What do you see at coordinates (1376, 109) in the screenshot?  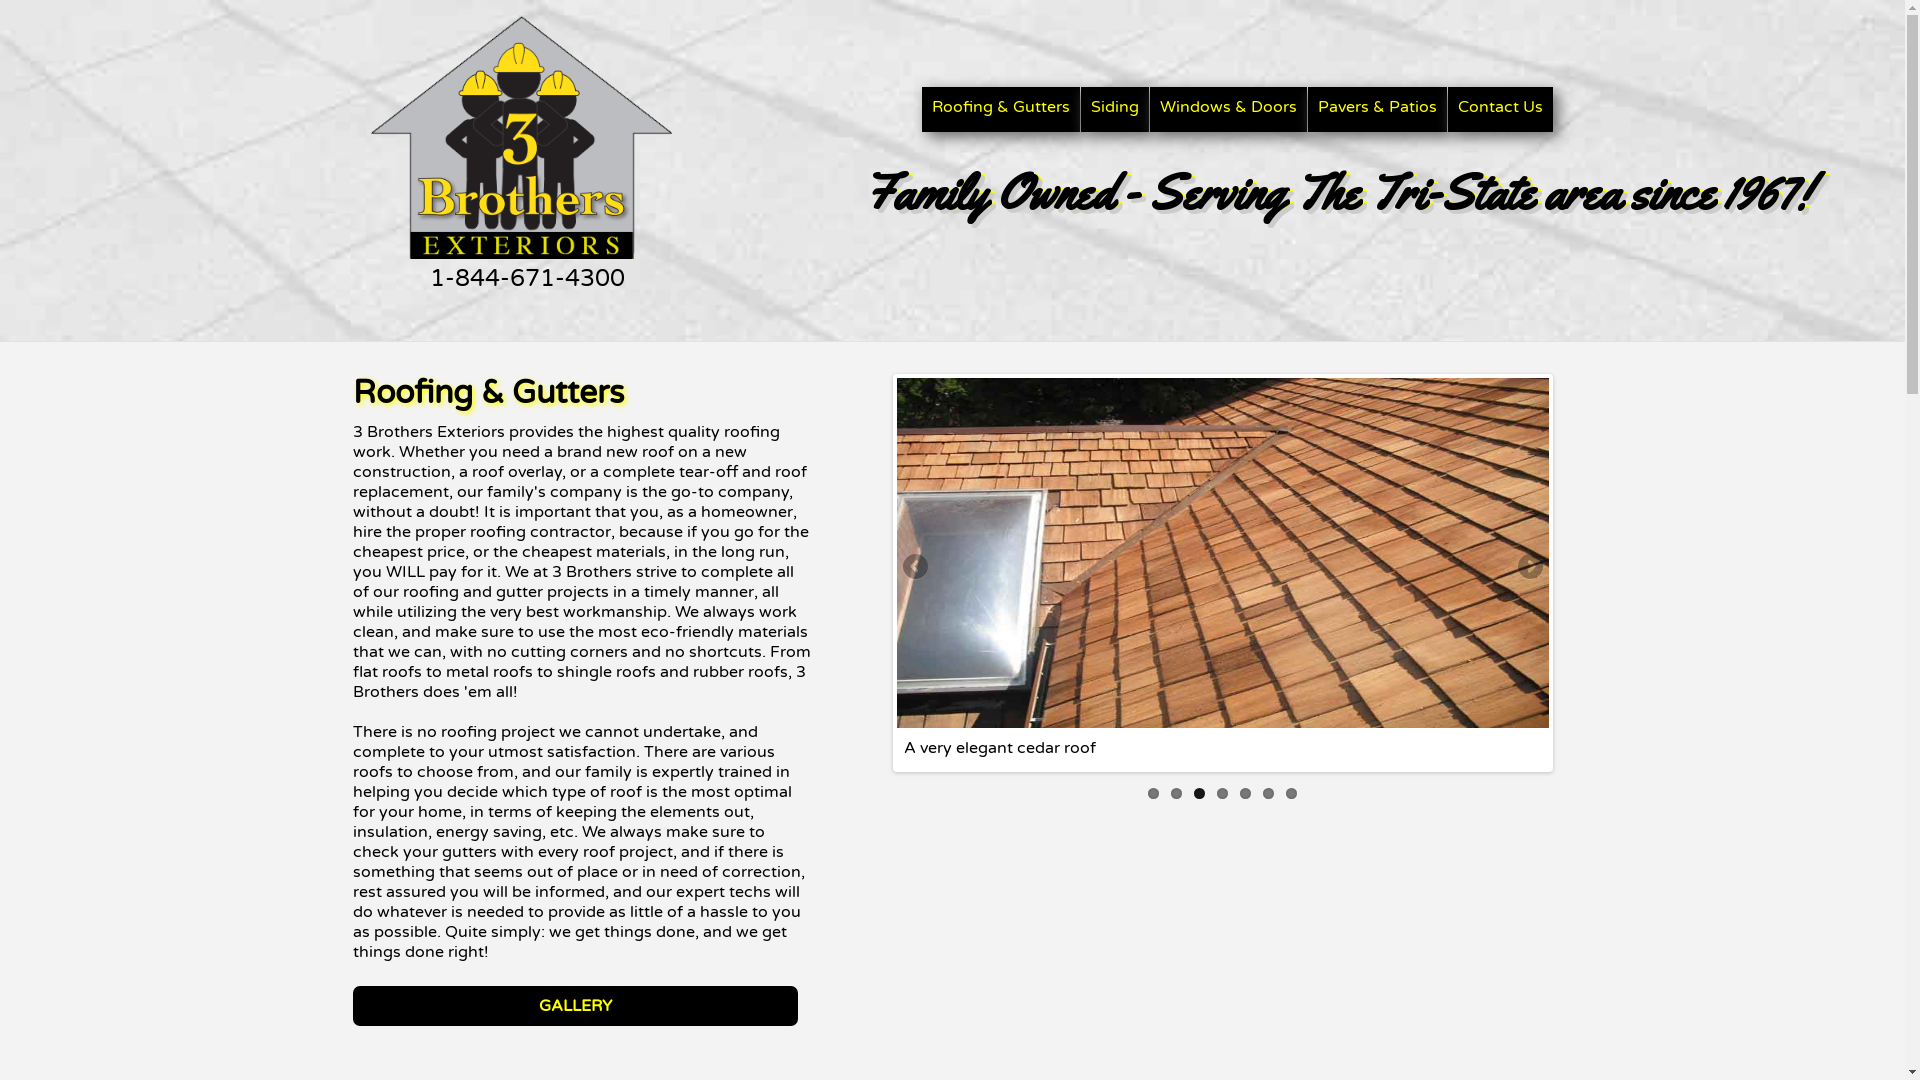 I see `'Pavers & Patios'` at bounding box center [1376, 109].